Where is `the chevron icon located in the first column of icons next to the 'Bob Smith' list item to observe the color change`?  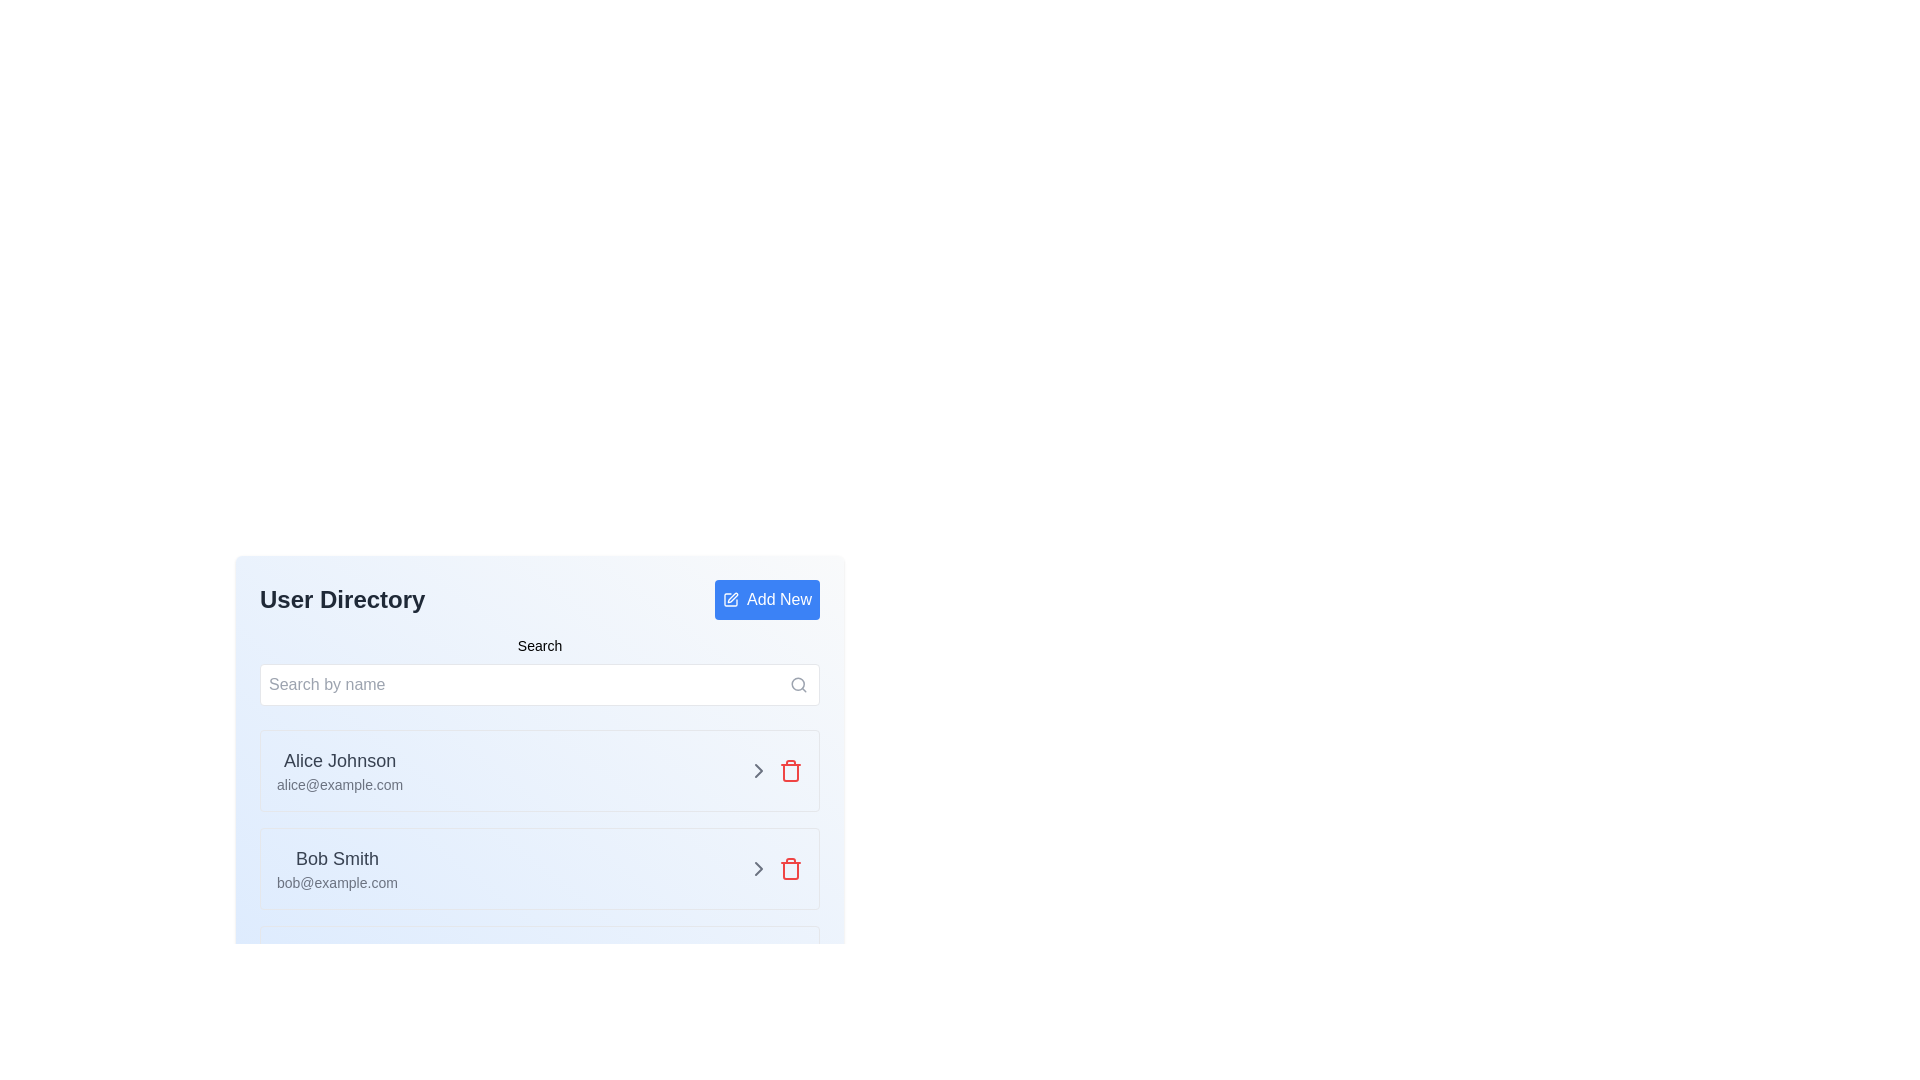
the chevron icon located in the first column of icons next to the 'Bob Smith' list item to observe the color change is located at coordinates (757, 867).